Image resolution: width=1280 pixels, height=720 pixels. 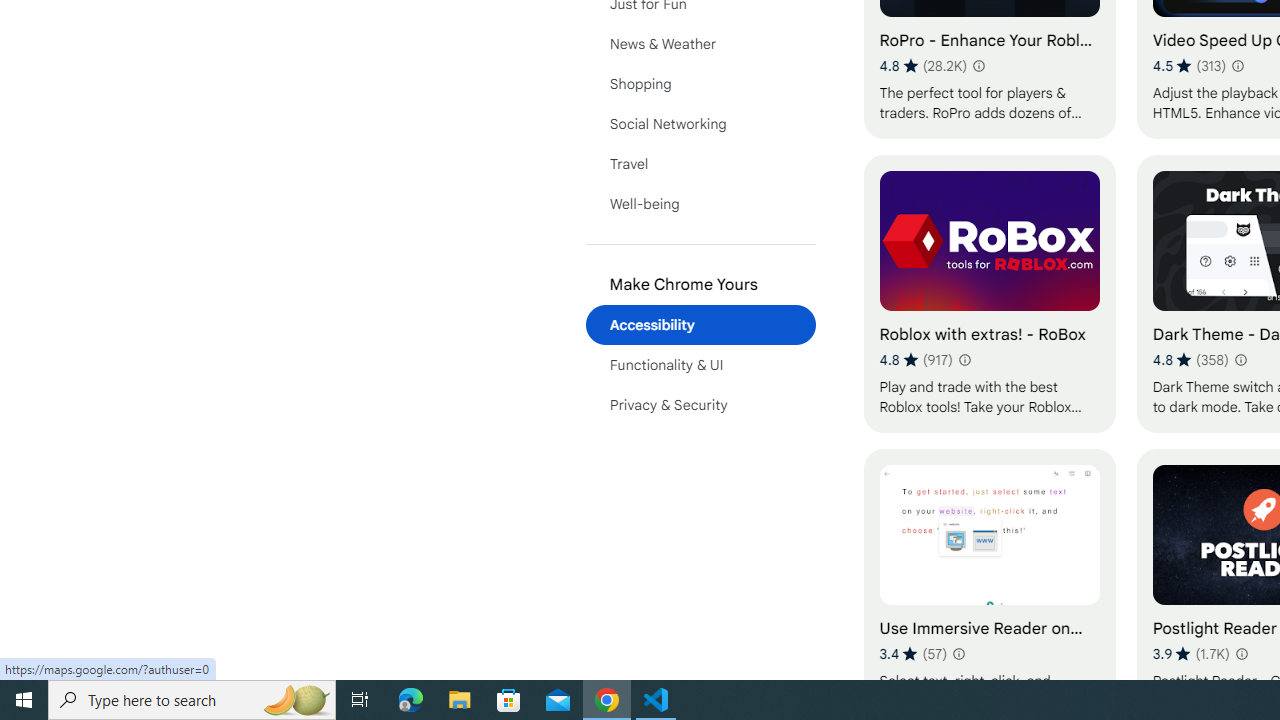 I want to click on 'Well-being', so click(x=700, y=204).